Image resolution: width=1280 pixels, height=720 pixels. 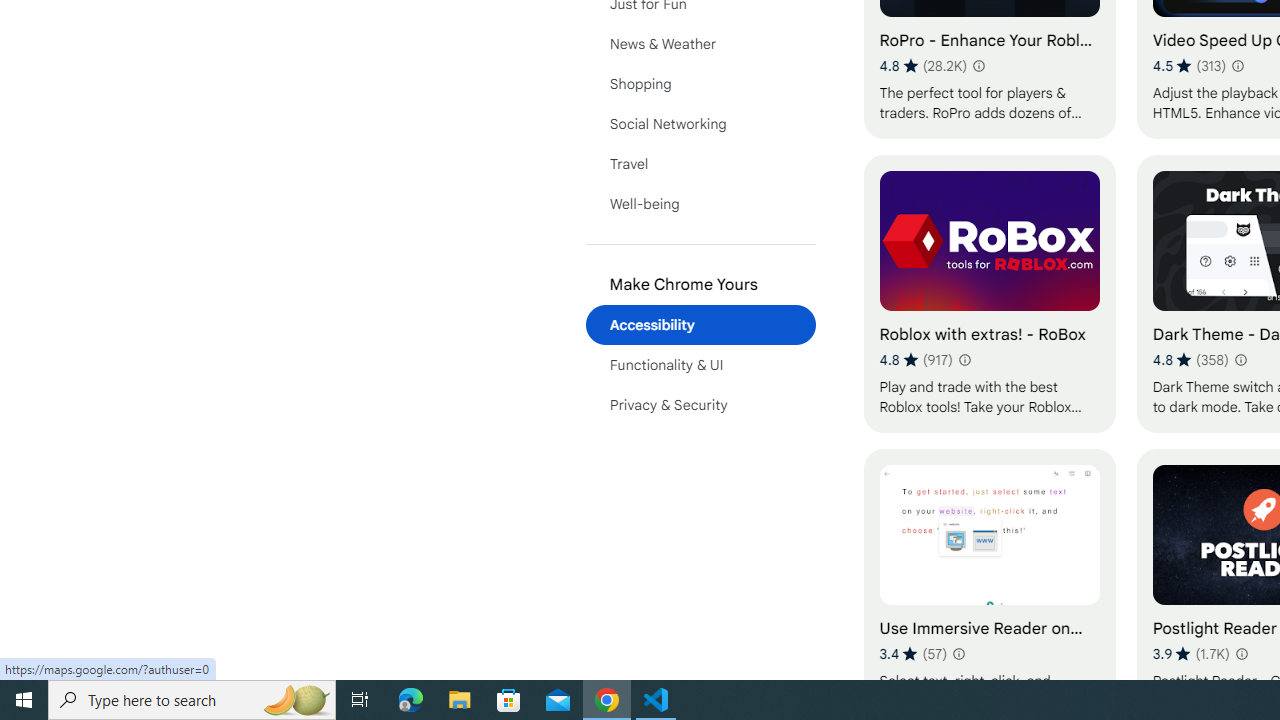 I want to click on 'Well-being', so click(x=700, y=204).